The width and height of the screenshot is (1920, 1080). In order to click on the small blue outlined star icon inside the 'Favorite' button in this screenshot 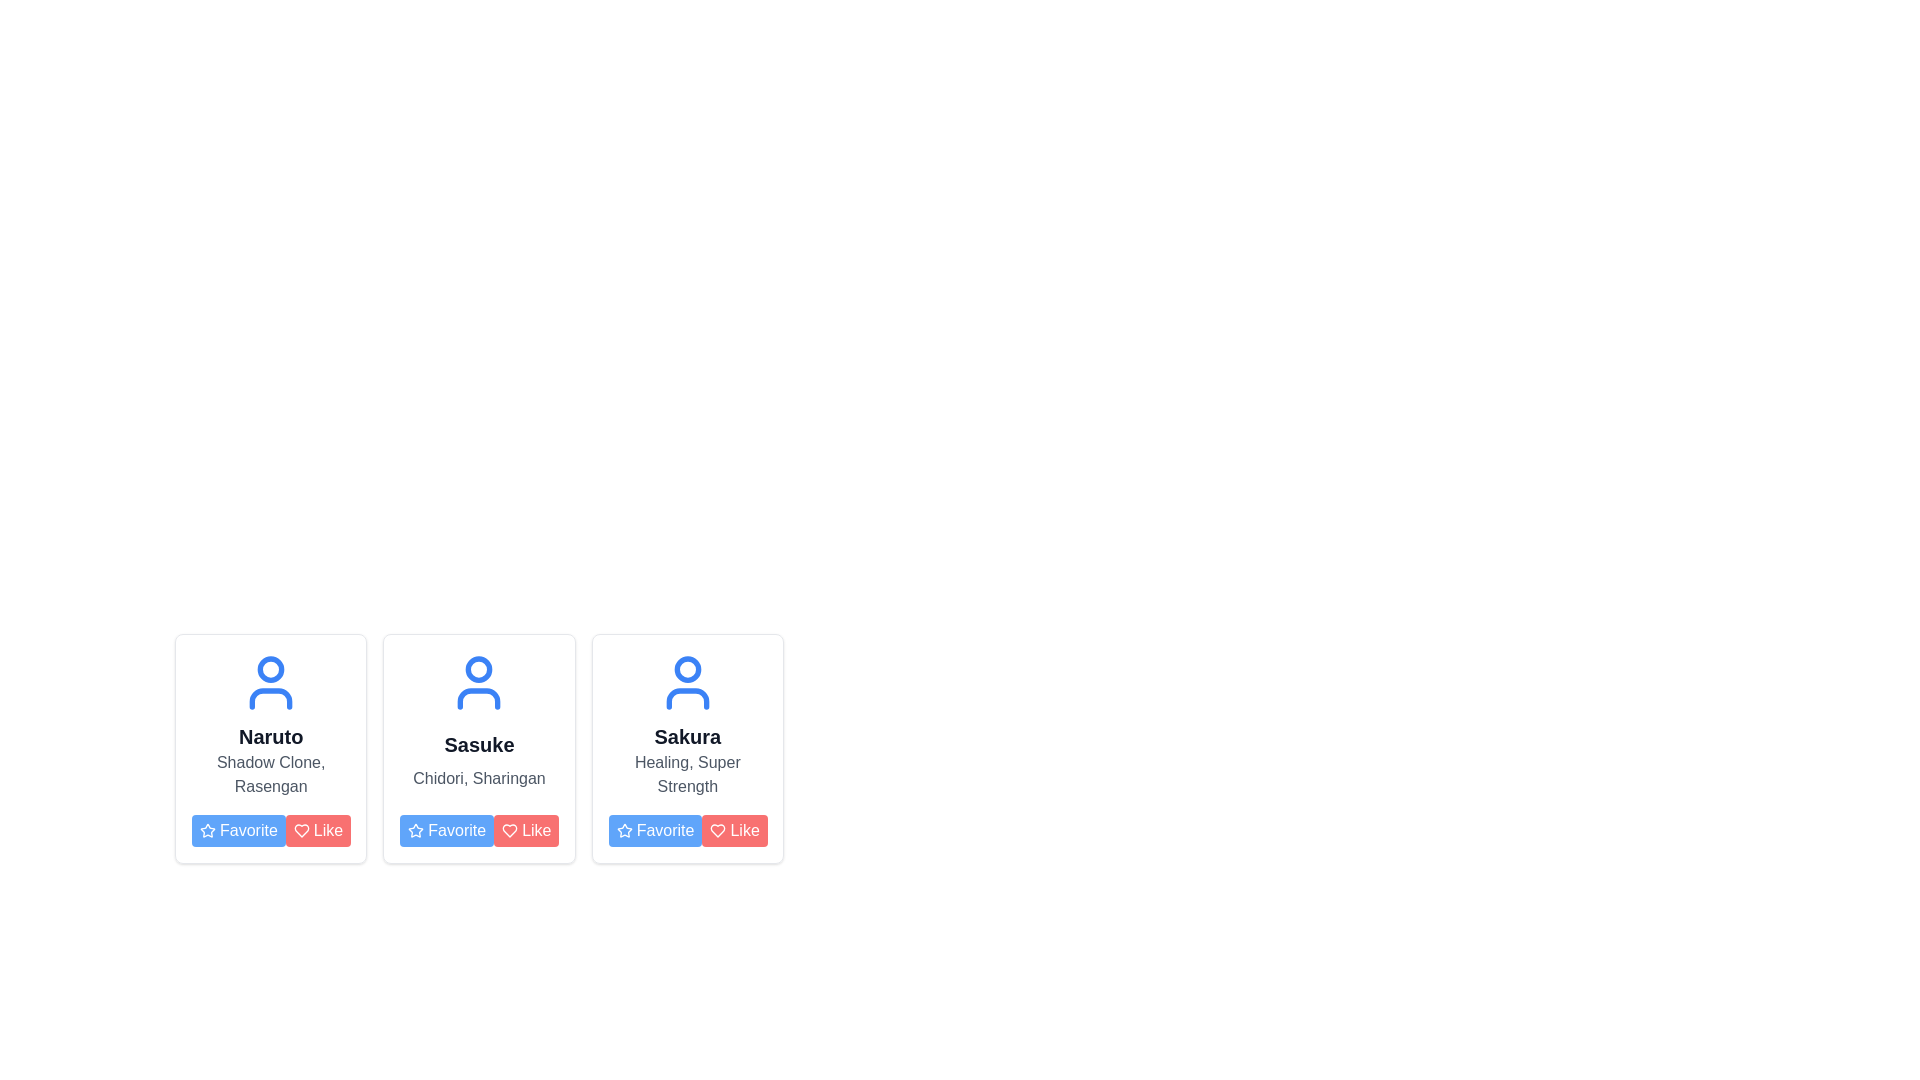, I will do `click(623, 830)`.